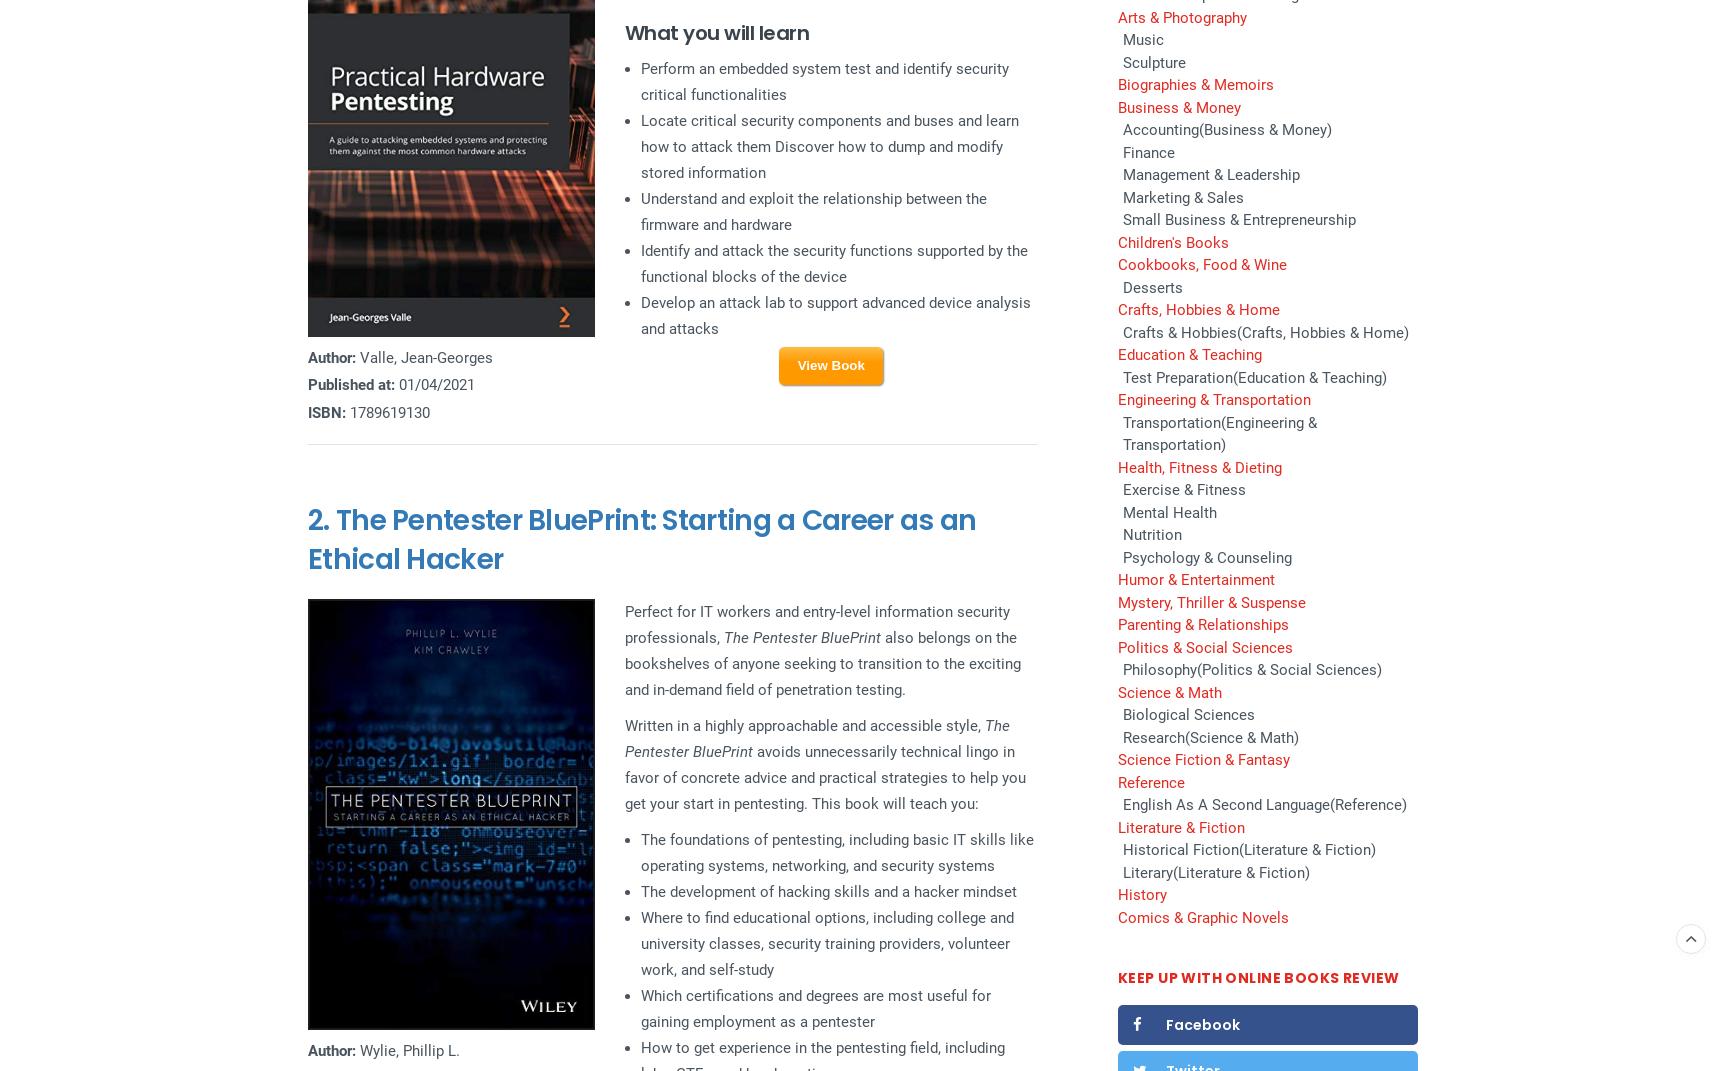 Image resolution: width=1726 pixels, height=1071 pixels. I want to click on 'Biographies & Memoirs', so click(1194, 85).